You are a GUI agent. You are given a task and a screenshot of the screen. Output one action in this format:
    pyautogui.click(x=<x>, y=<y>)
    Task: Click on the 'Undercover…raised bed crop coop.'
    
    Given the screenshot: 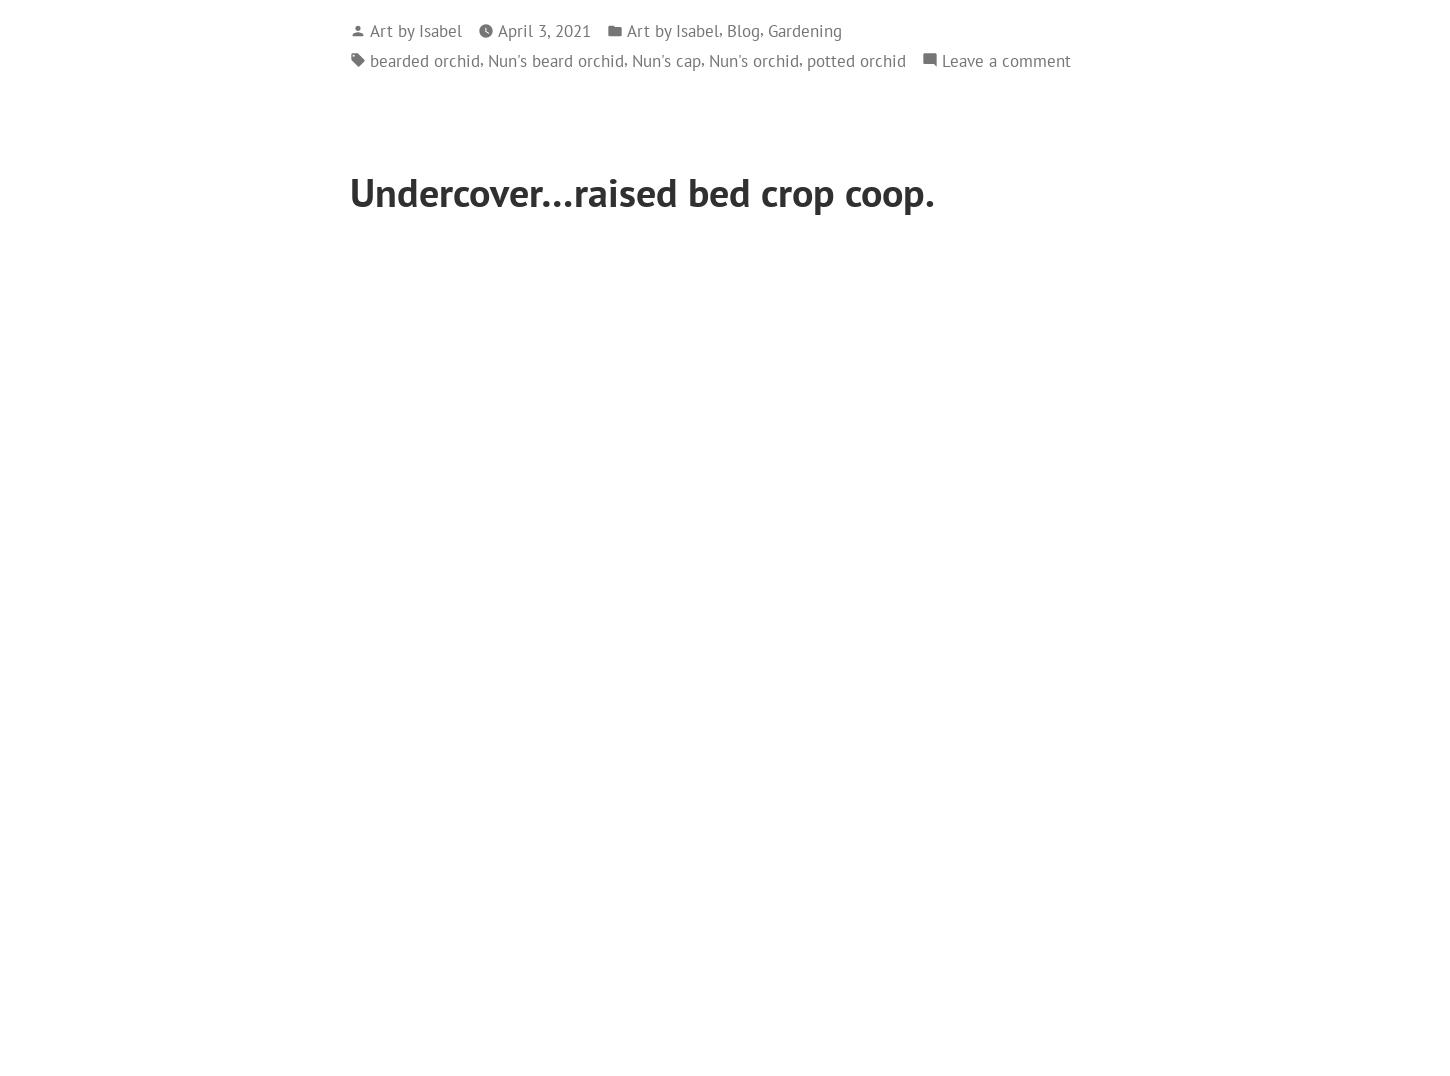 What is the action you would take?
    pyautogui.click(x=641, y=190)
    